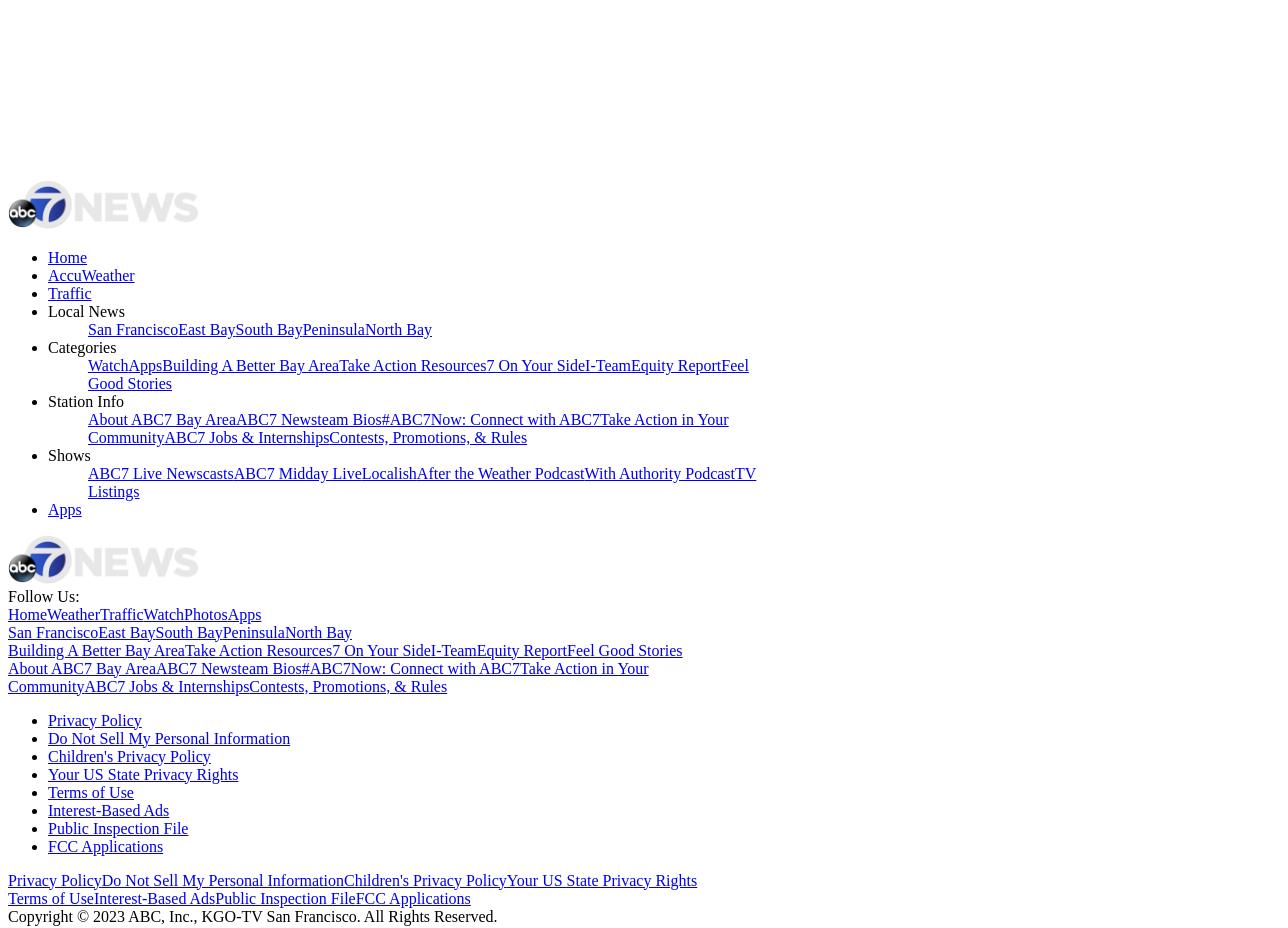 Image resolution: width=1288 pixels, height=928 pixels. I want to click on 'Categories', so click(82, 345).